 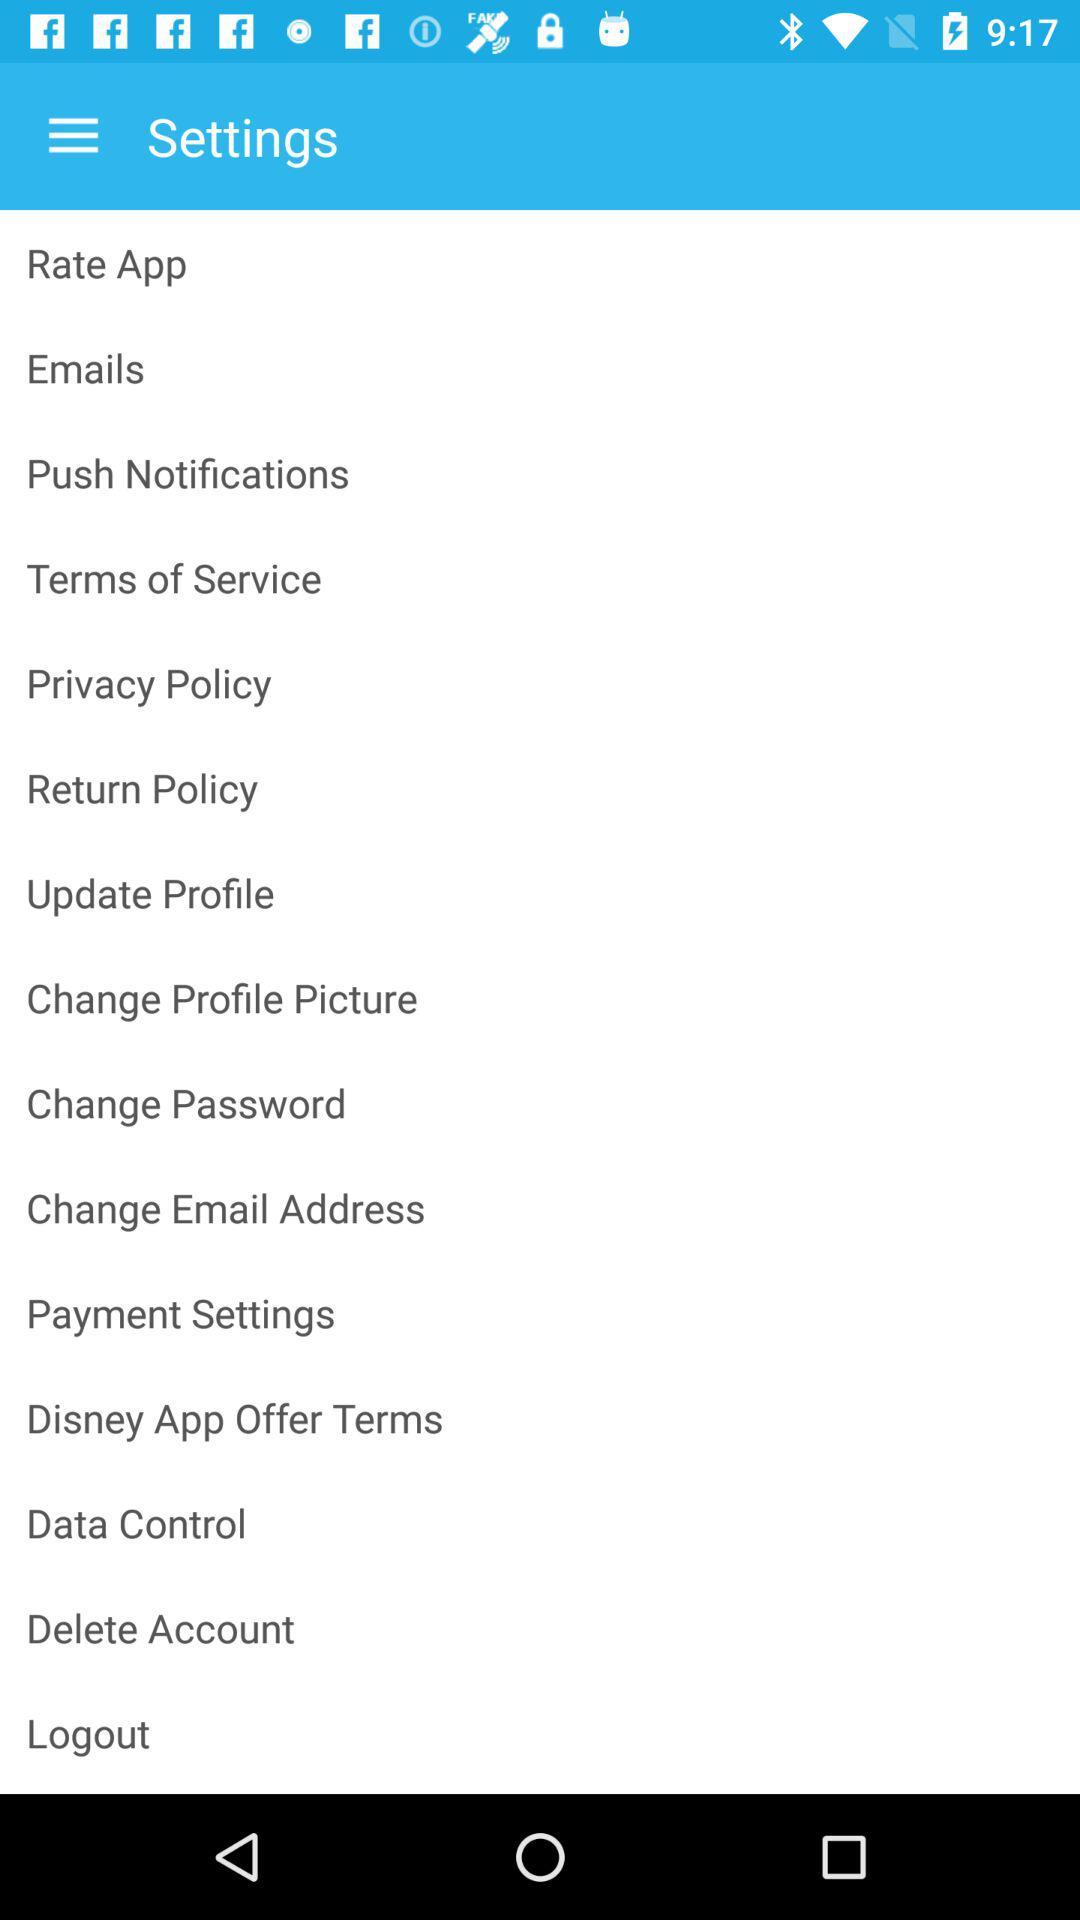 I want to click on the update profile icon, so click(x=540, y=891).